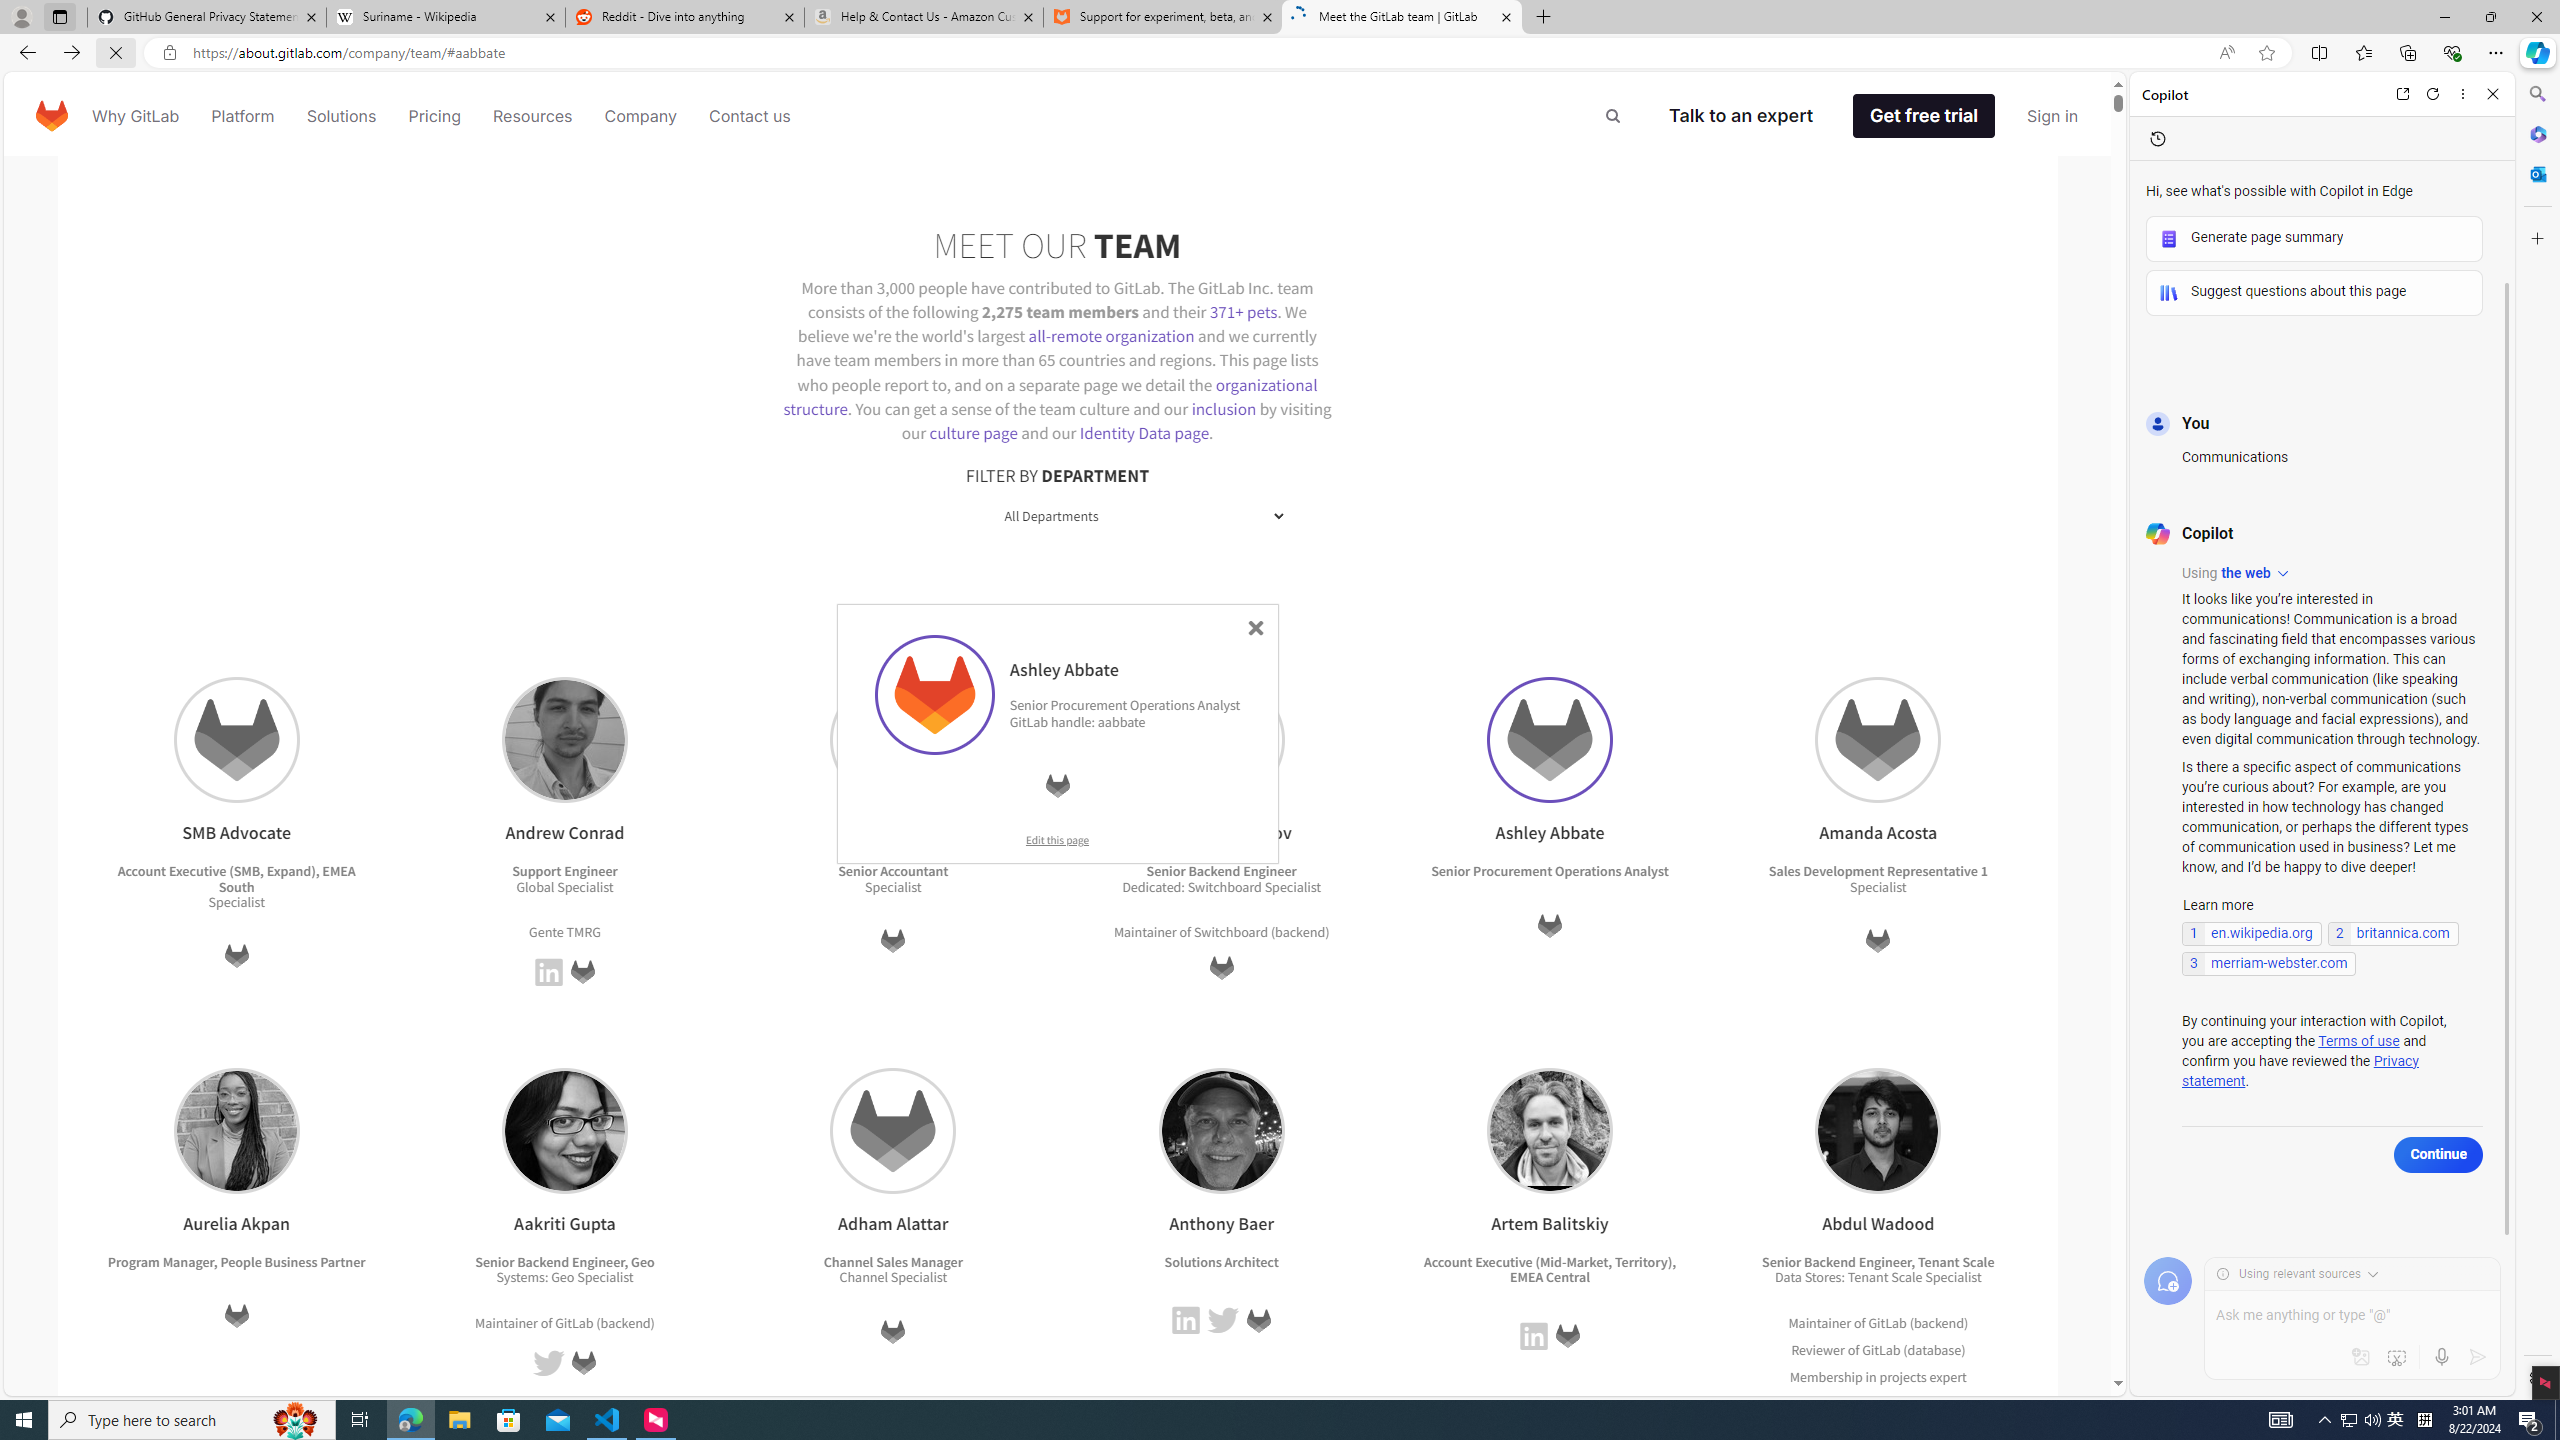  I want to click on 'Talk to an expert', so click(1740, 114).